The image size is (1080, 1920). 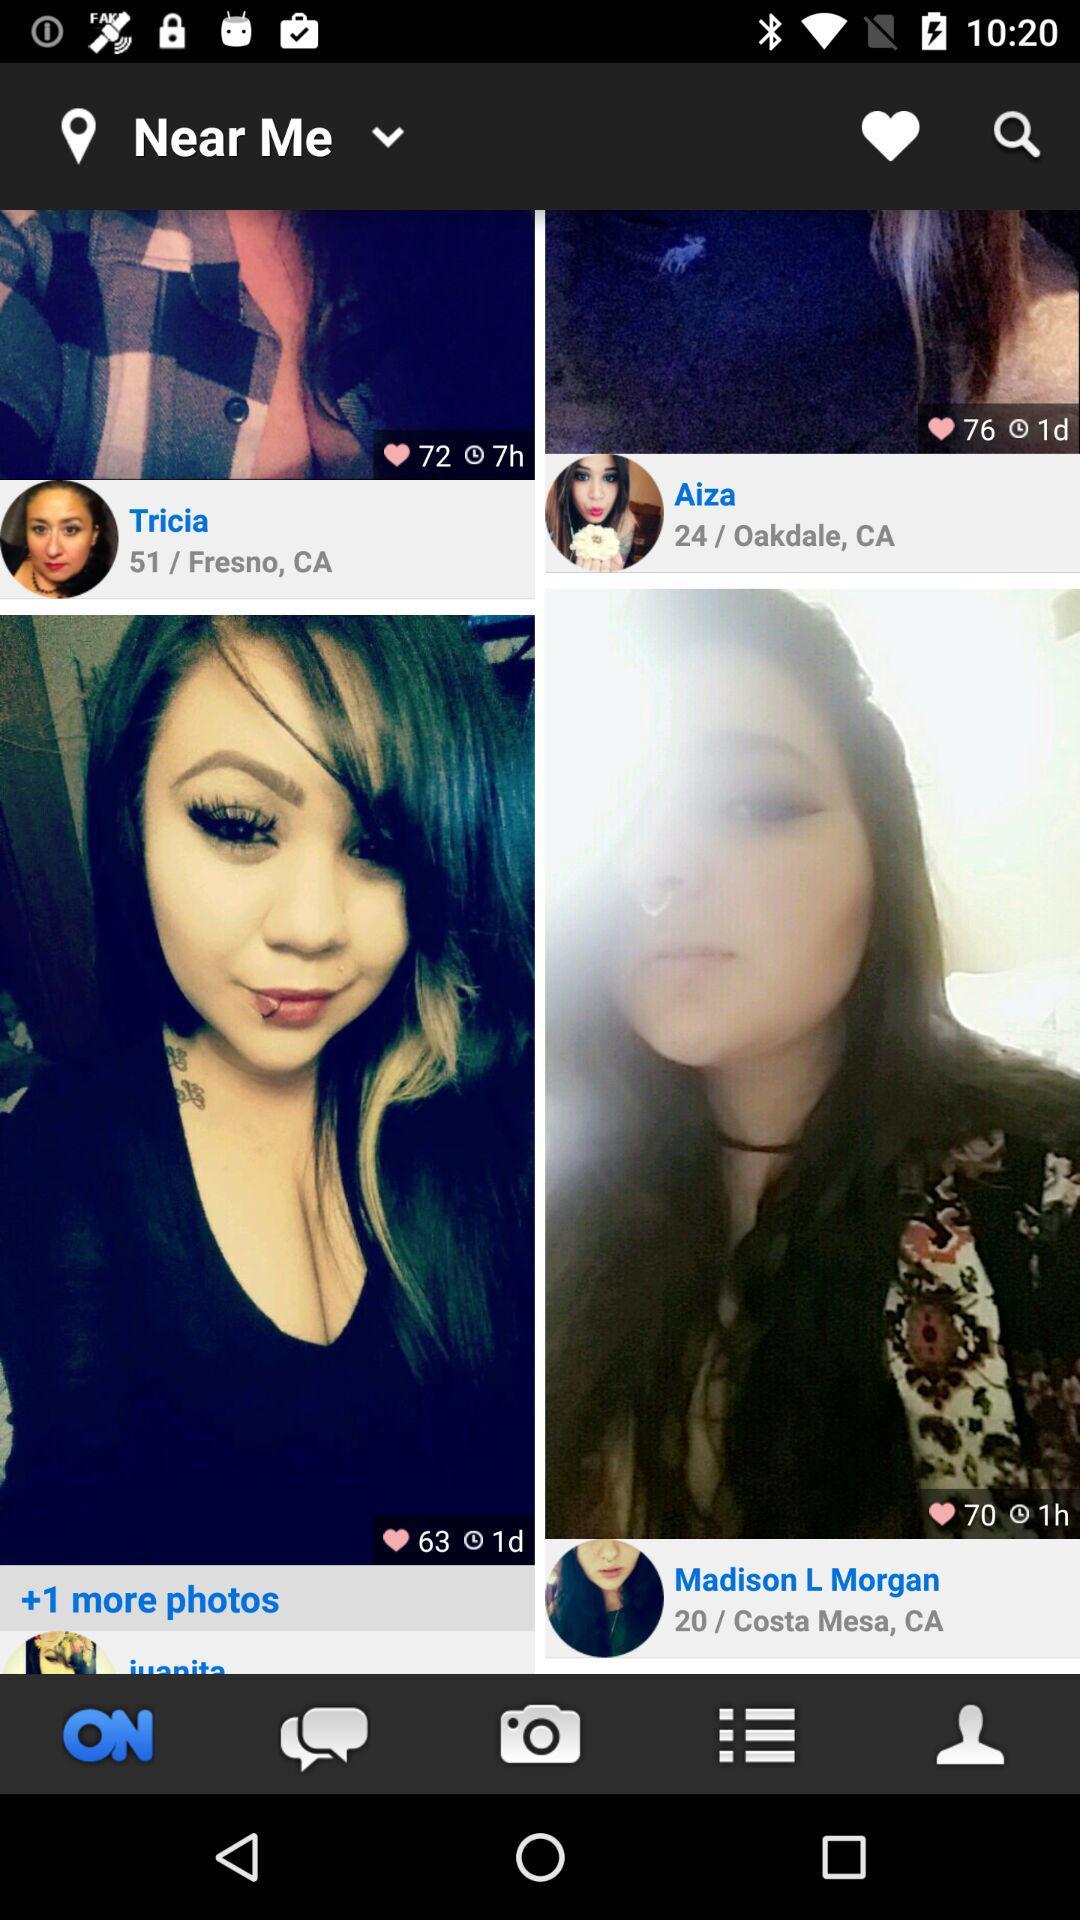 I want to click on chat icon, so click(x=323, y=1733).